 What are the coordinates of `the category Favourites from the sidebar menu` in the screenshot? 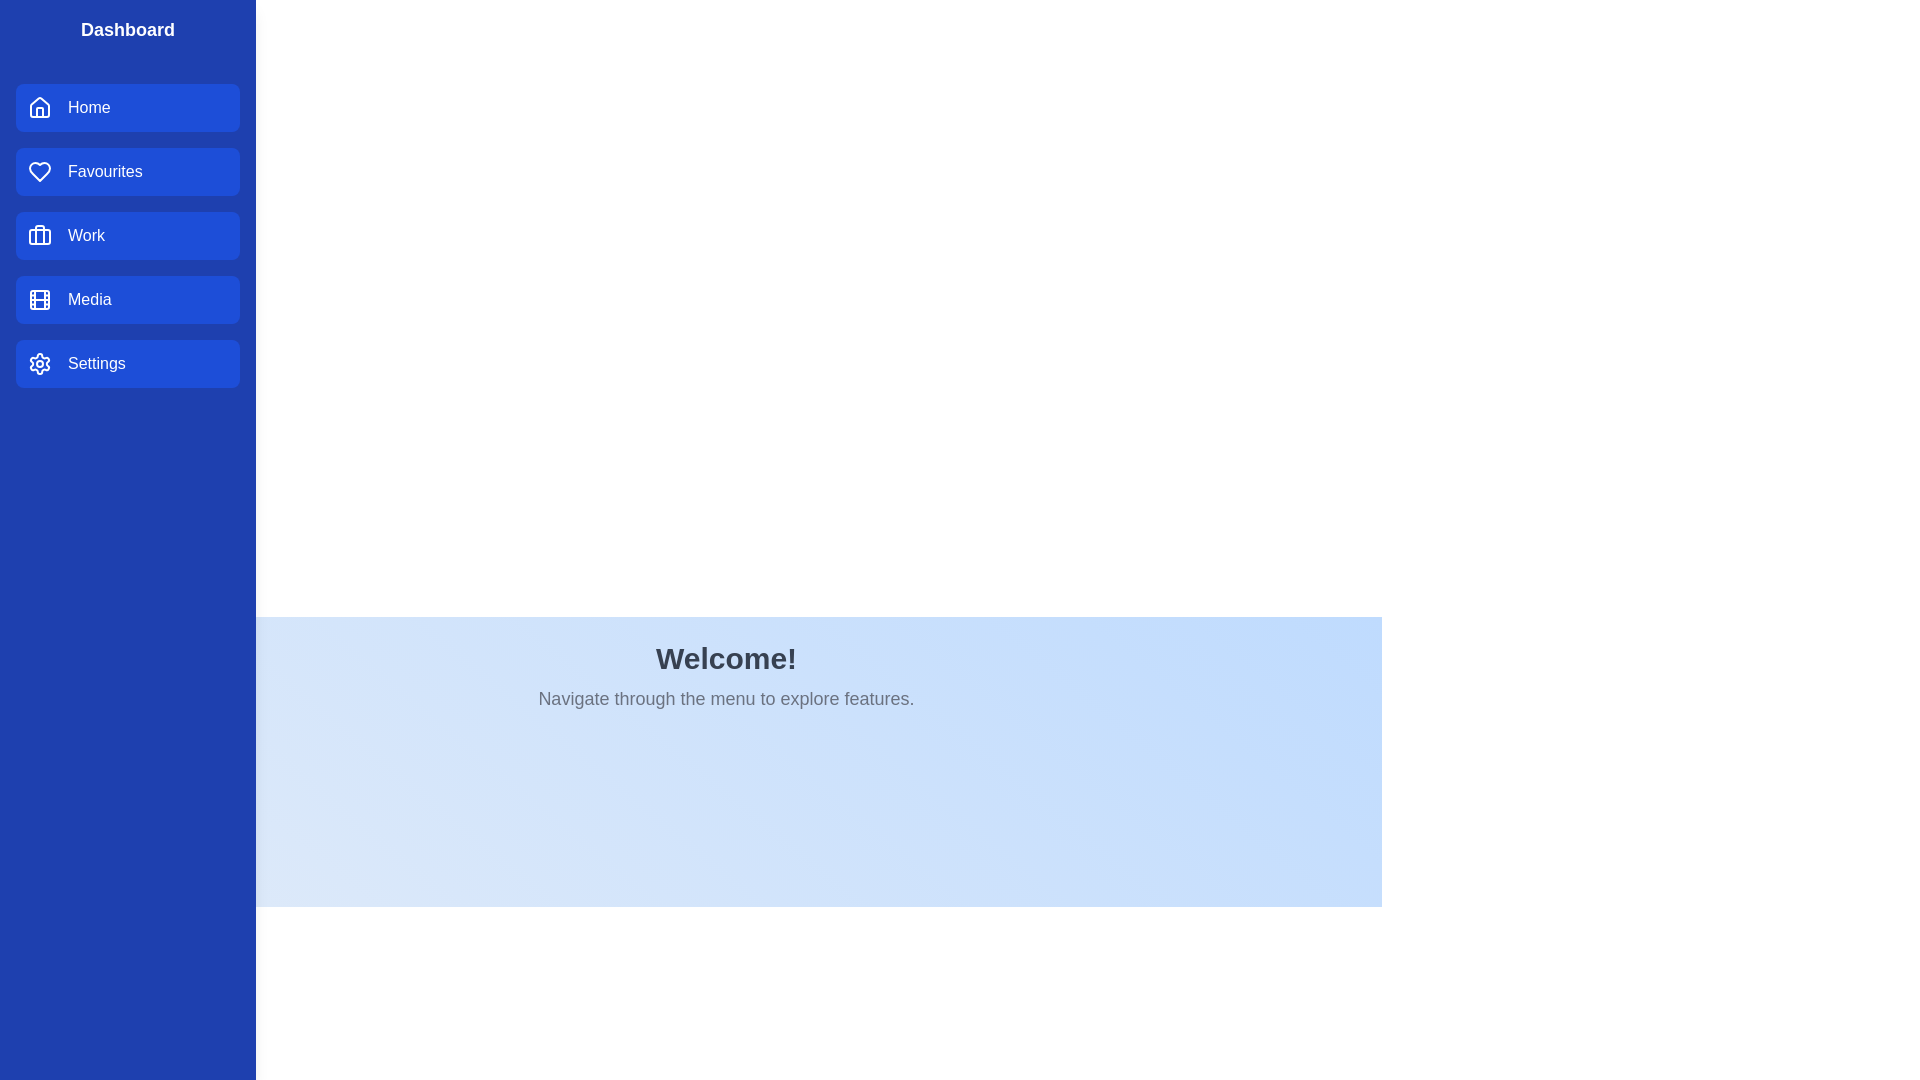 It's located at (127, 171).